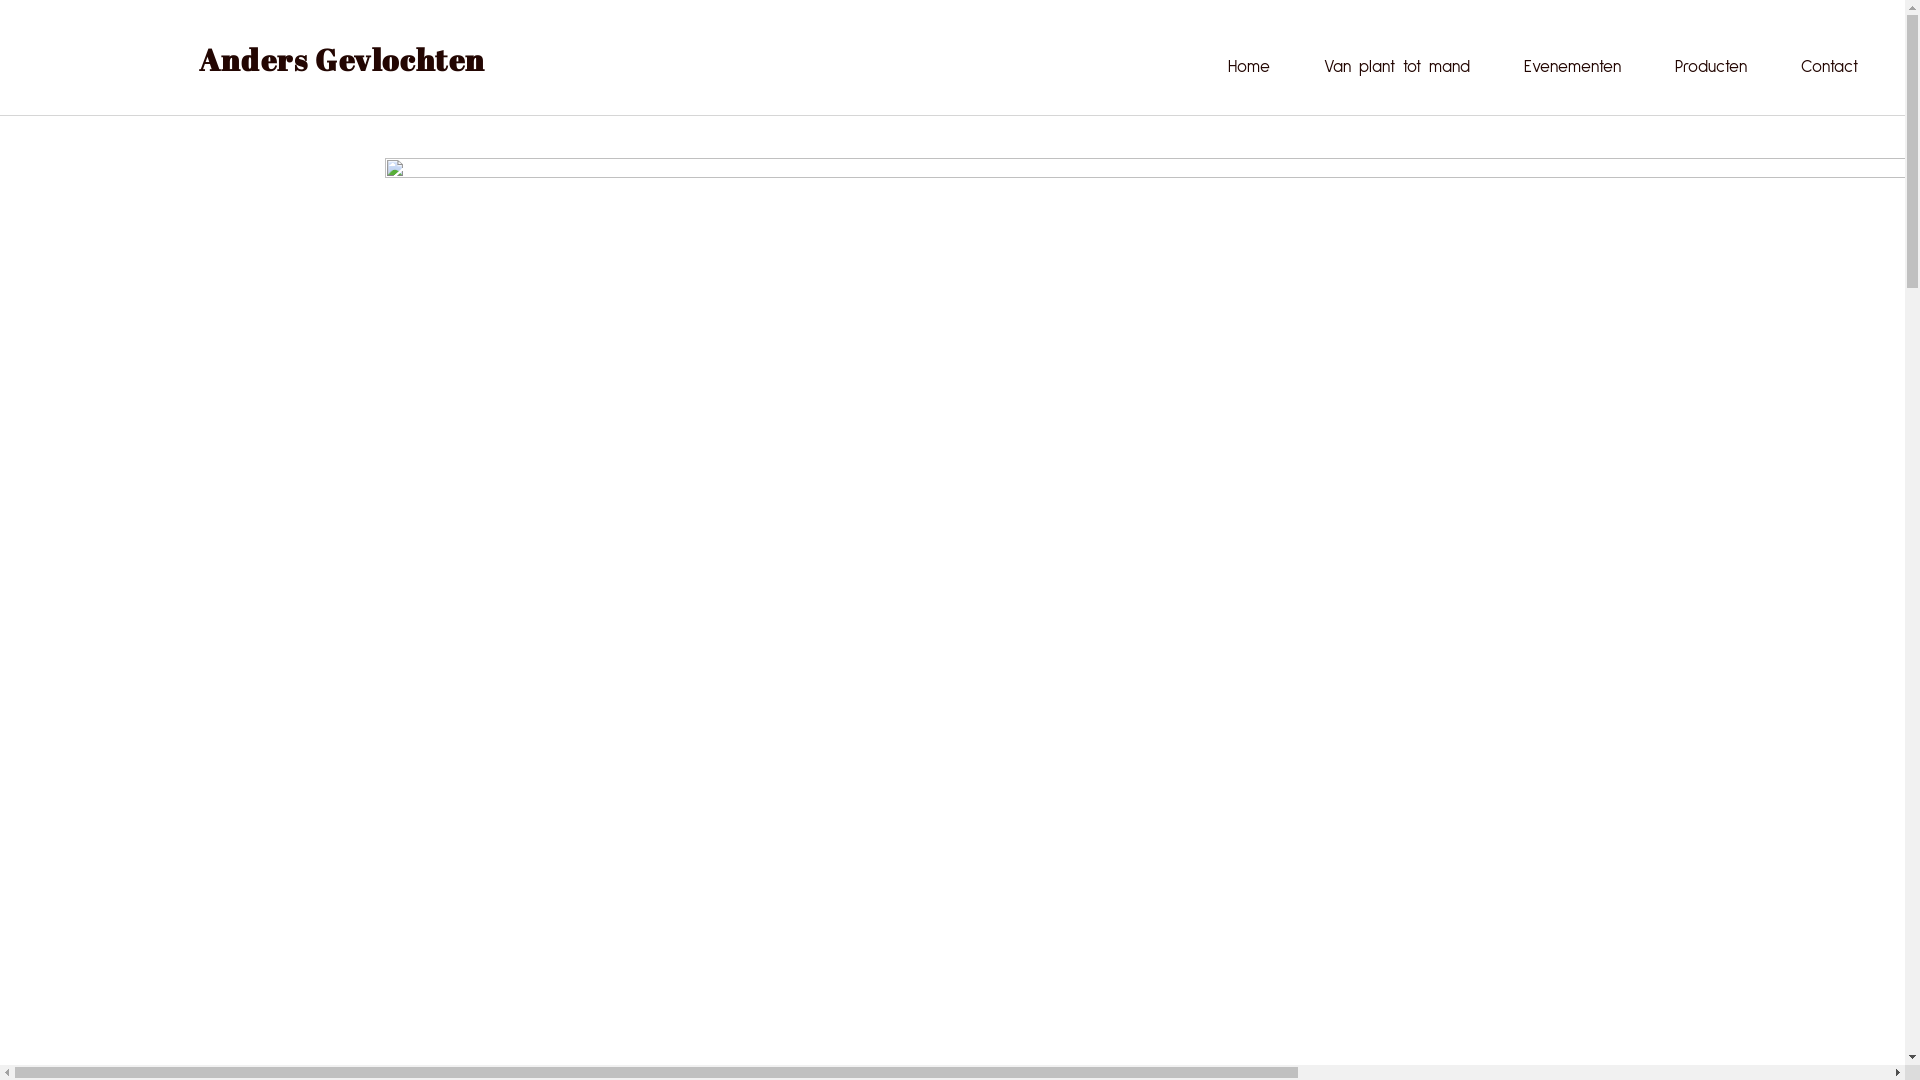  I want to click on 'Contact', so click(1829, 65).